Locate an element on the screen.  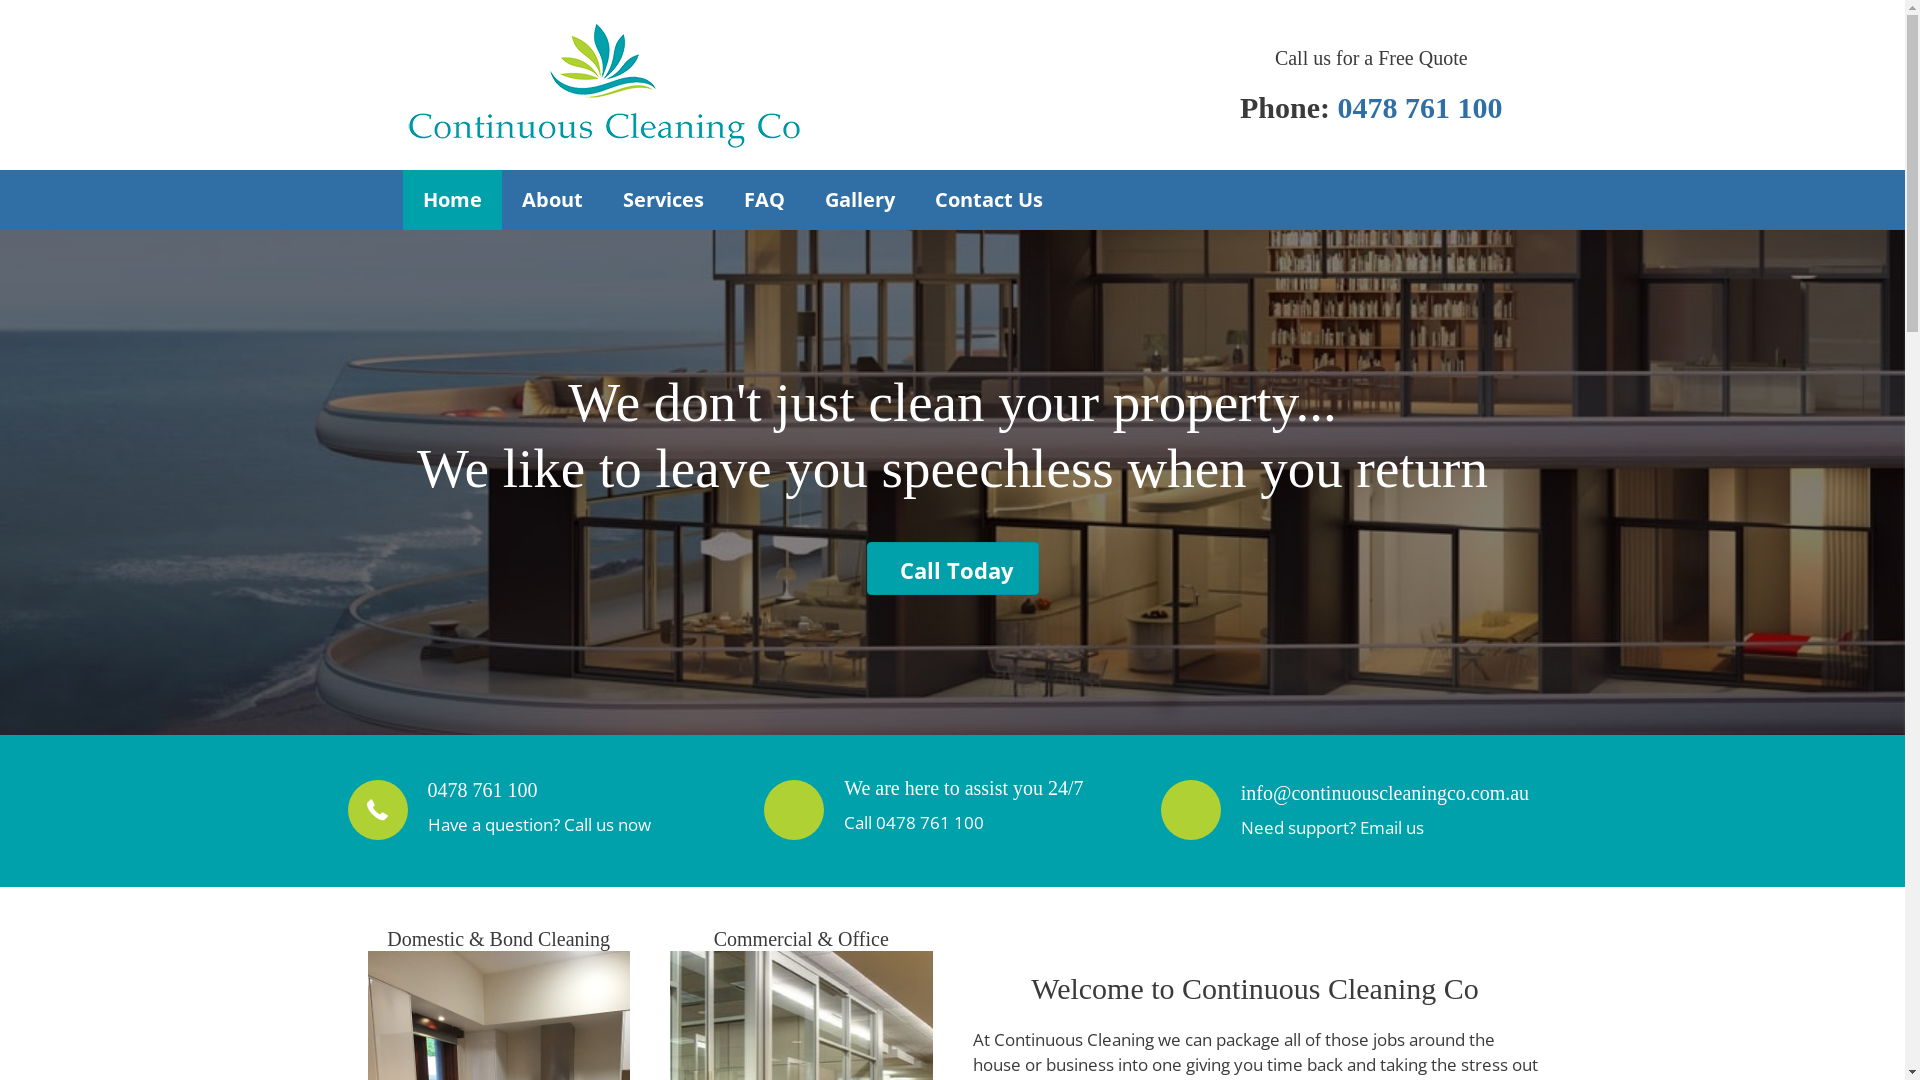
'Call Today' is located at coordinates (950, 568).